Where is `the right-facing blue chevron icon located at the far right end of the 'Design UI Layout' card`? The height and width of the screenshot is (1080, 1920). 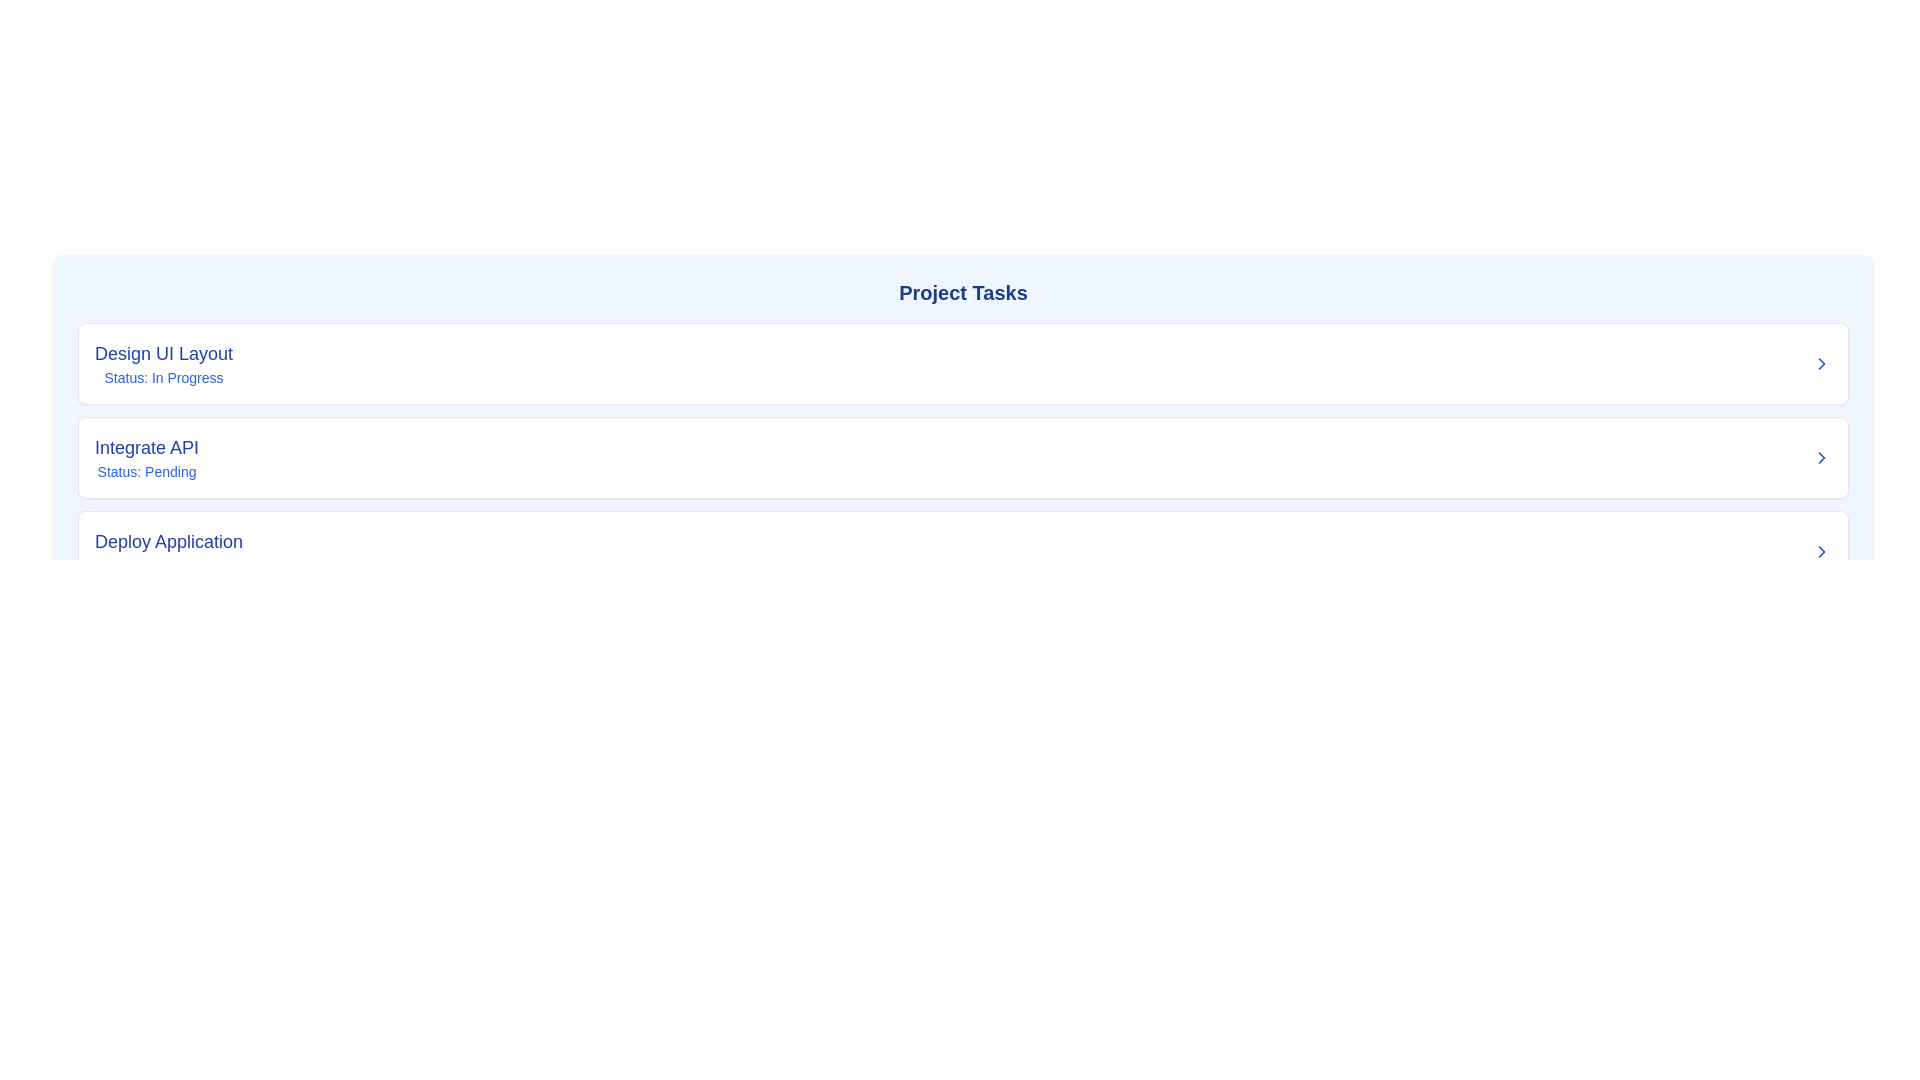 the right-facing blue chevron icon located at the far right end of the 'Design UI Layout' card is located at coordinates (1822, 363).